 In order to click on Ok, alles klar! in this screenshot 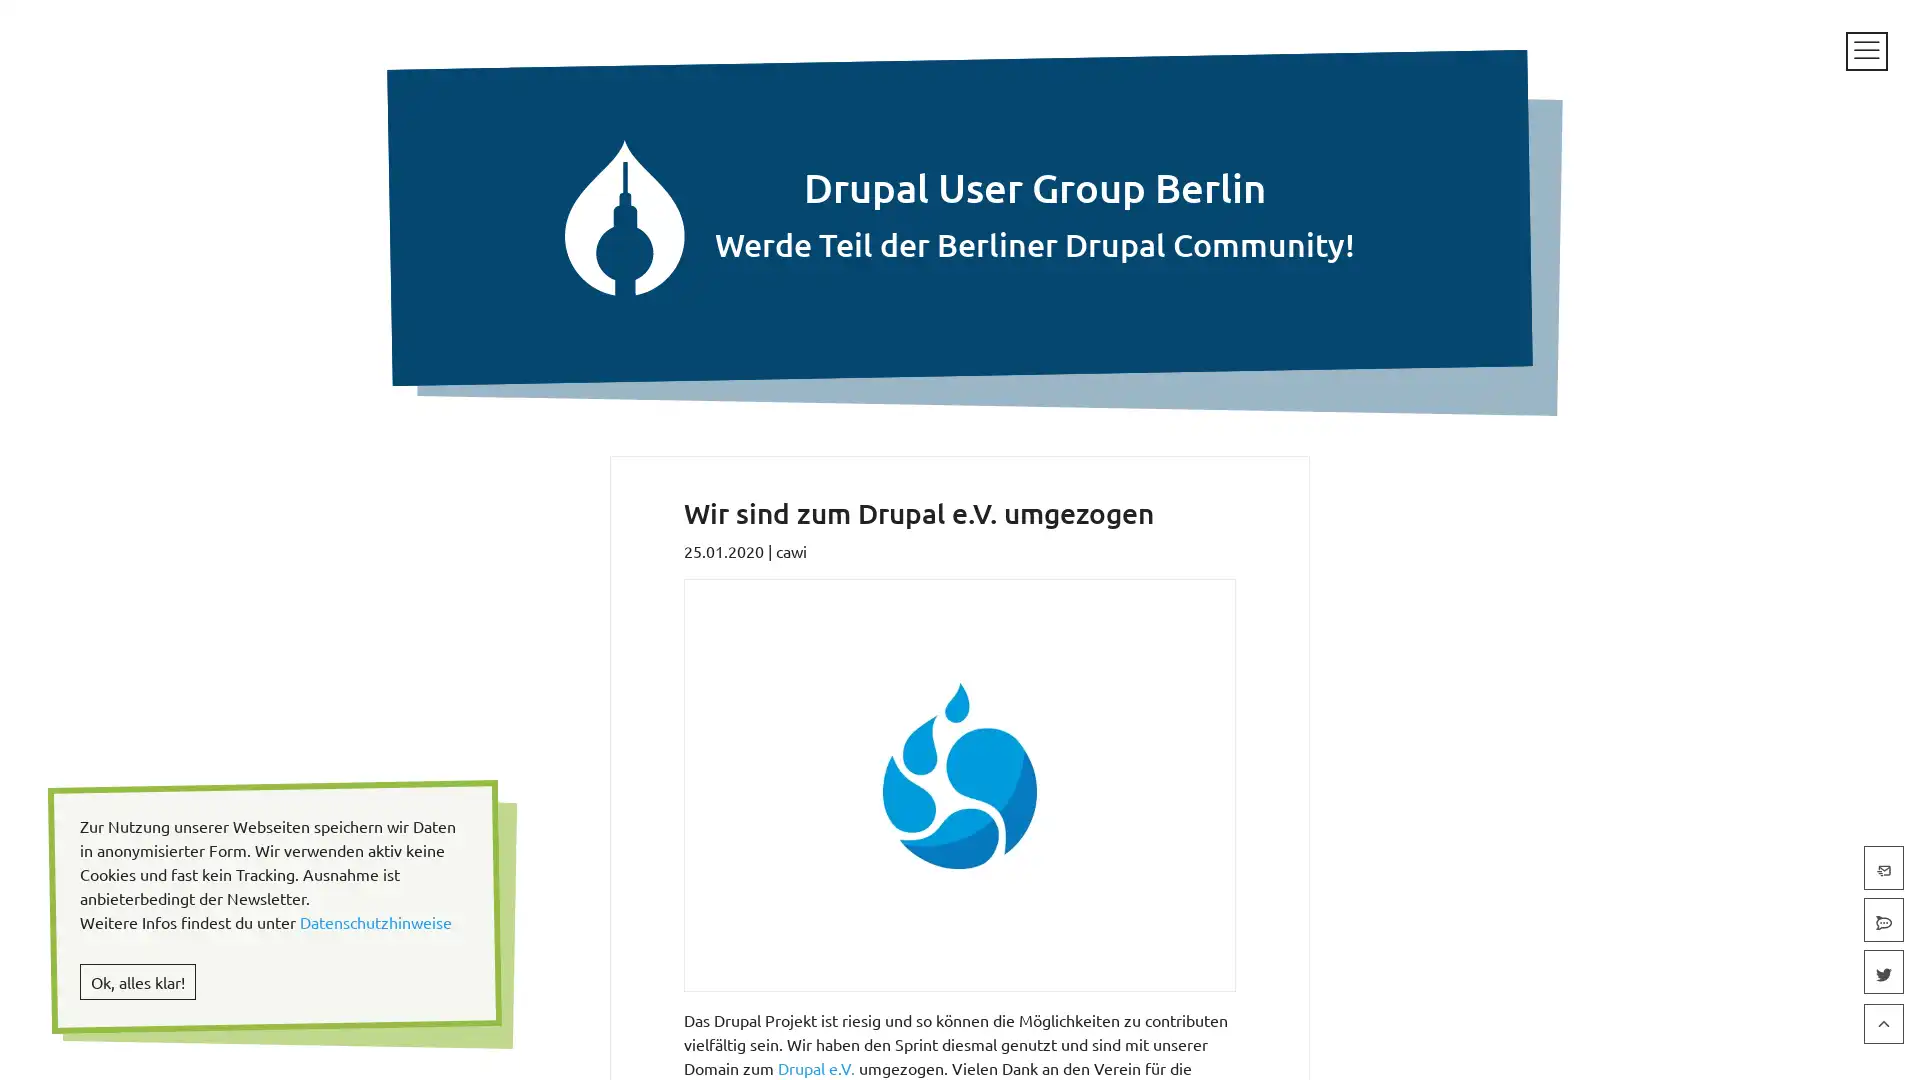, I will do `click(137, 981)`.